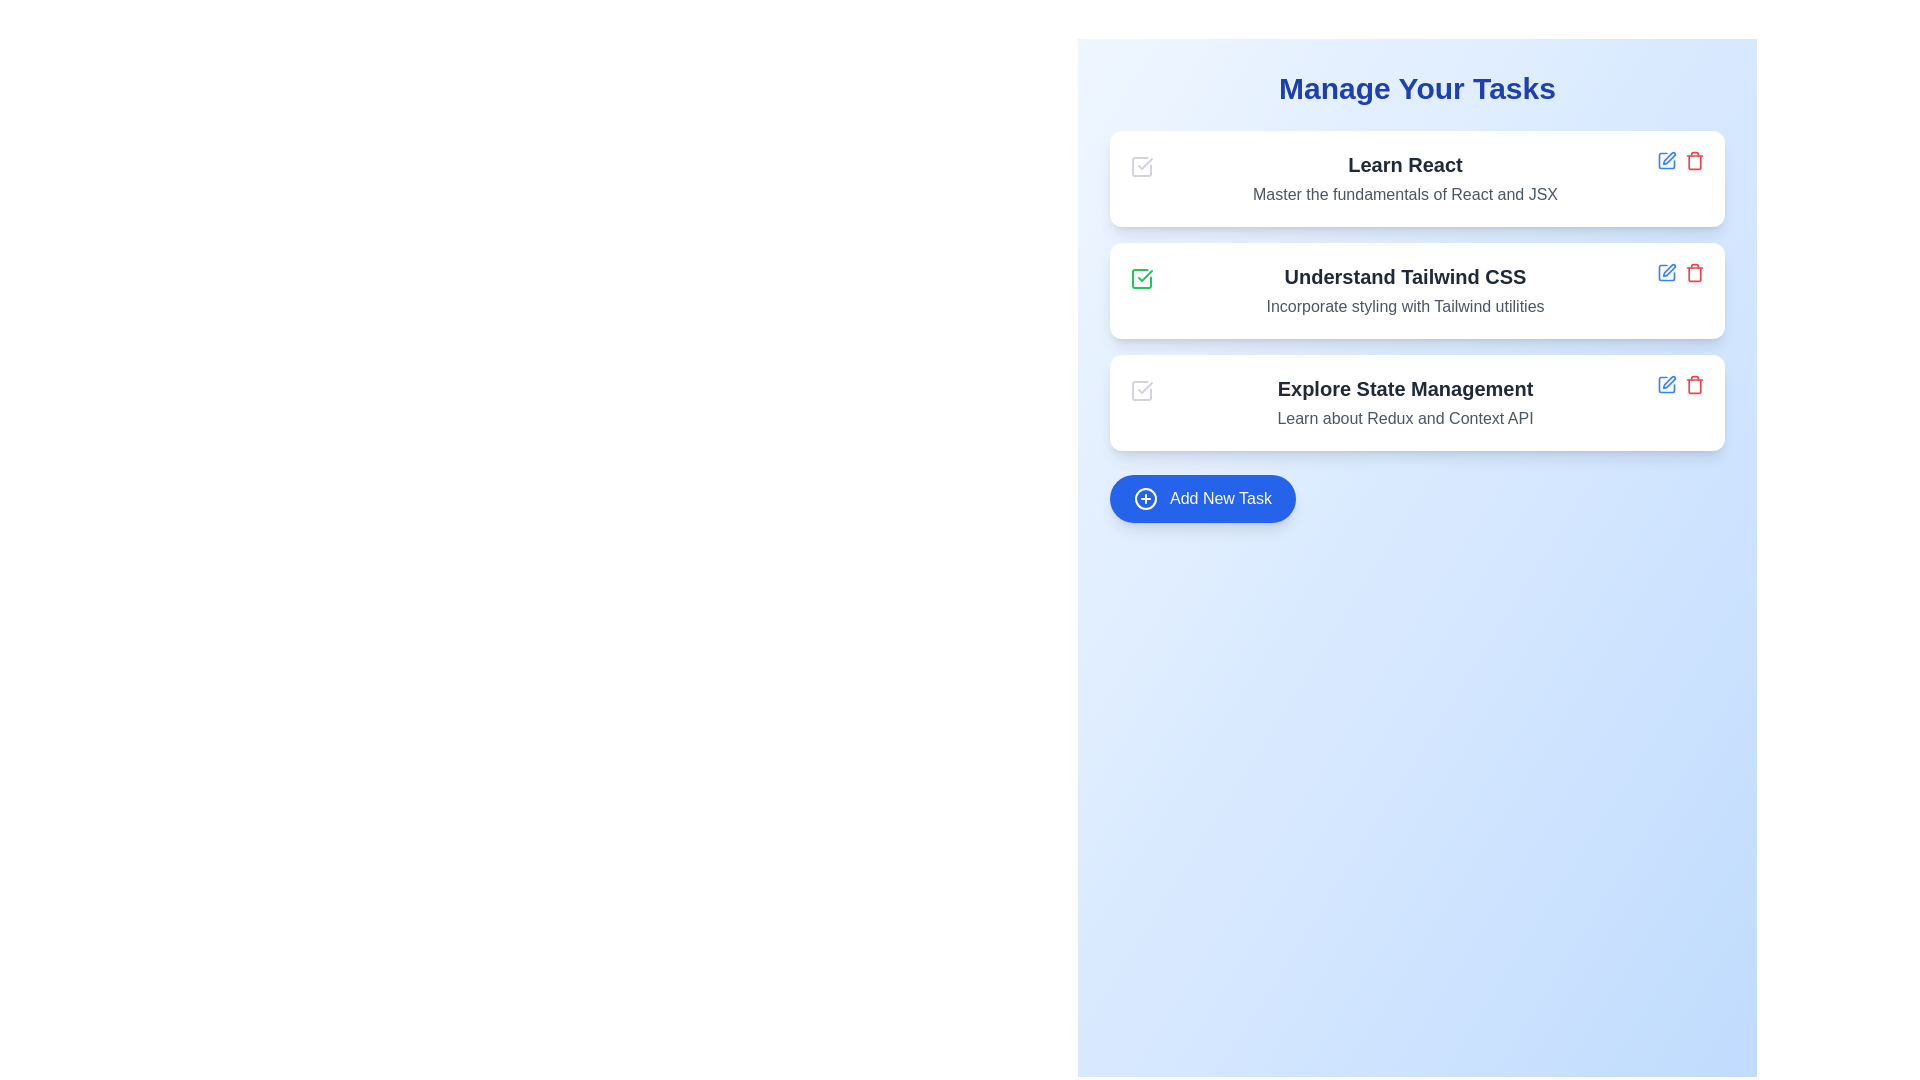  I want to click on the blue pen icon located to the right of the text 'Learn React' within the first item of the list under 'Manage Your Tasks', so click(1666, 160).